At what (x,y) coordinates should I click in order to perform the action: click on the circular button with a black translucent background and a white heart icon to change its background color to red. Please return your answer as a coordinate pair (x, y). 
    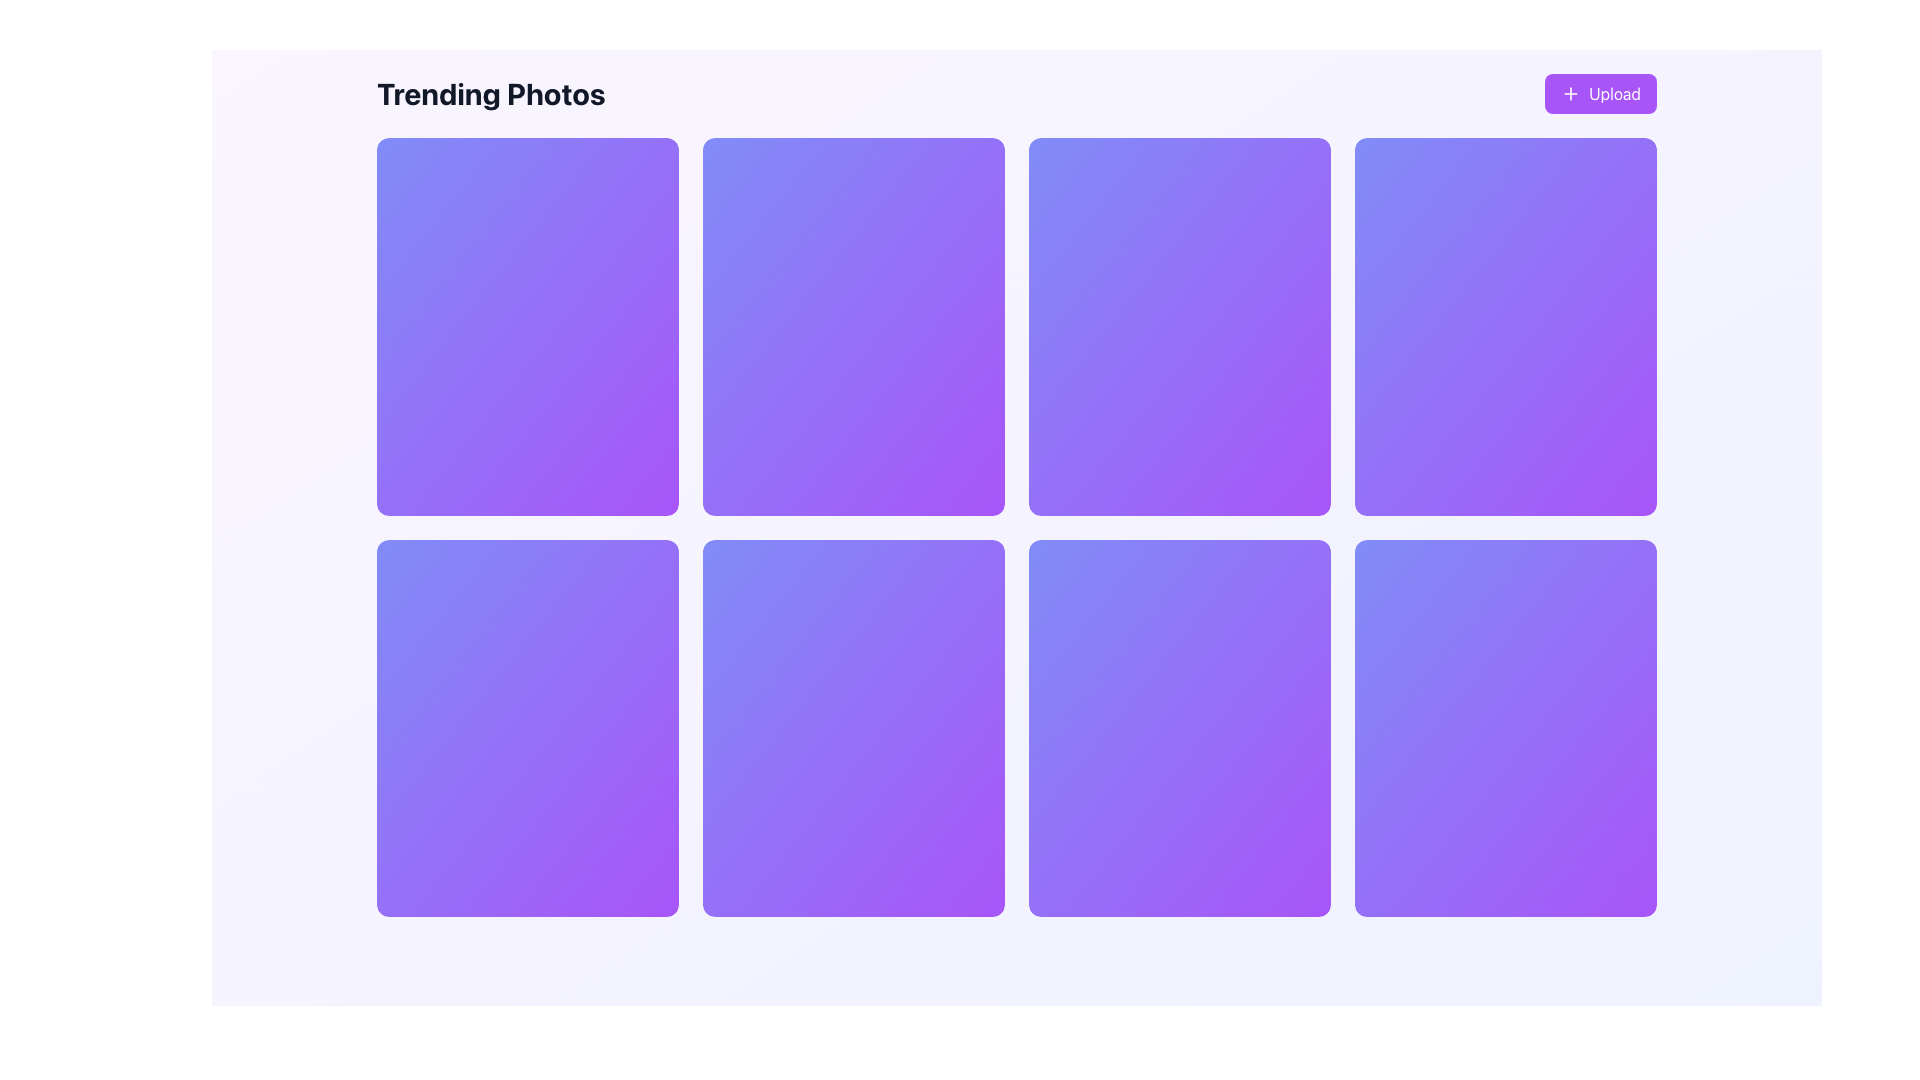
    Looking at the image, I should click on (1544, 168).